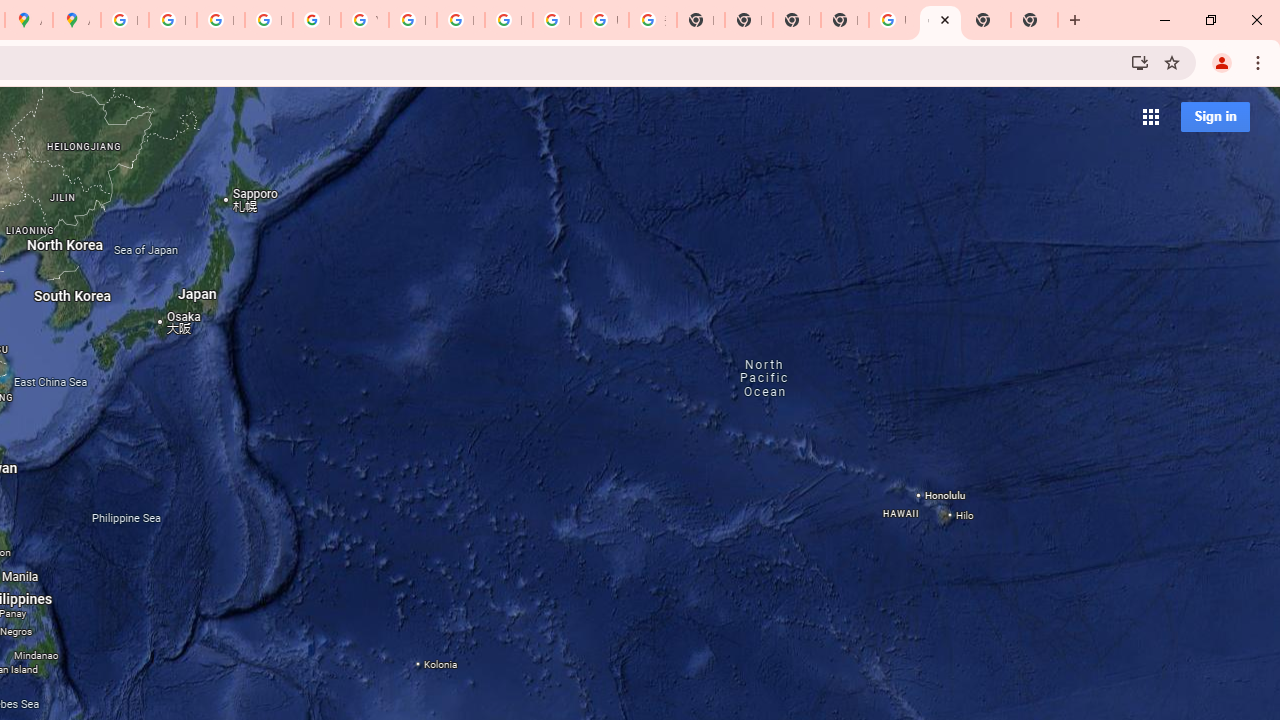  I want to click on 'Restore', so click(1209, 20).